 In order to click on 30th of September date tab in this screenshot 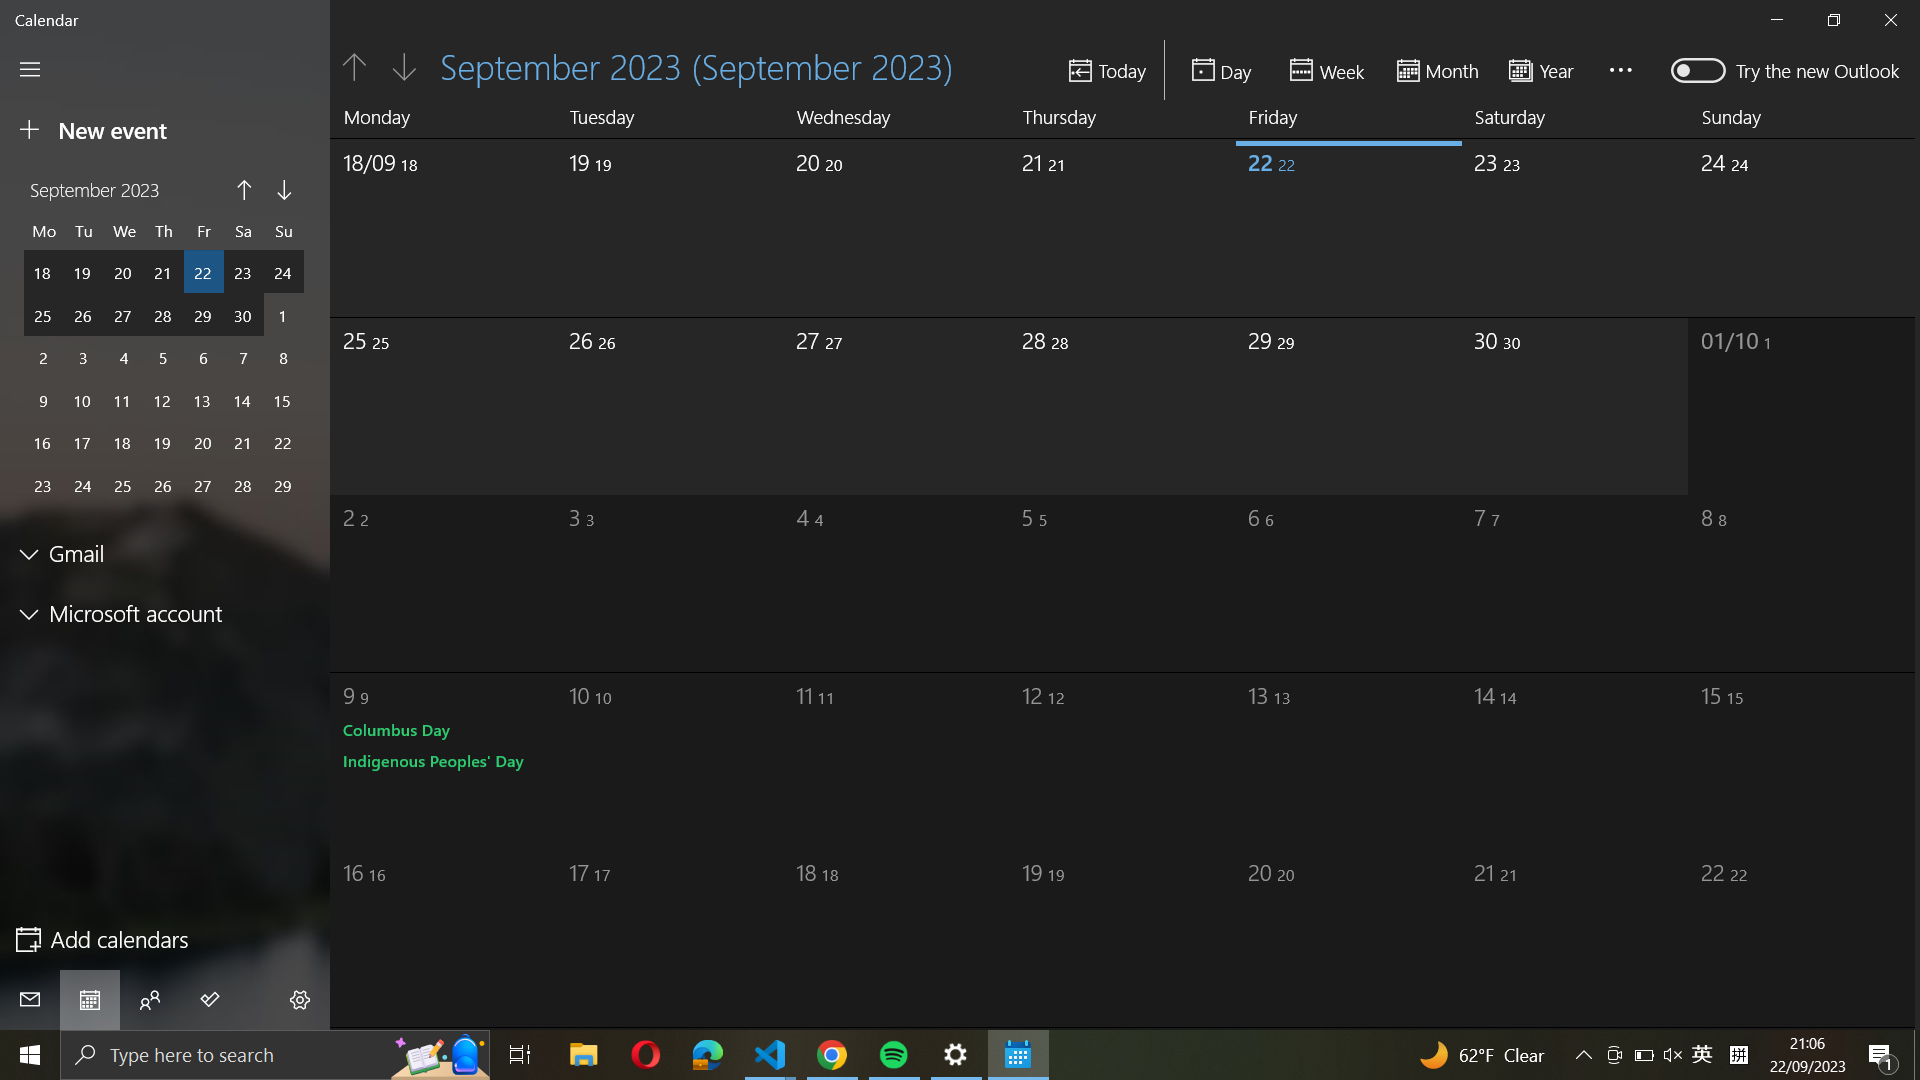, I will do `click(1576, 220)`.